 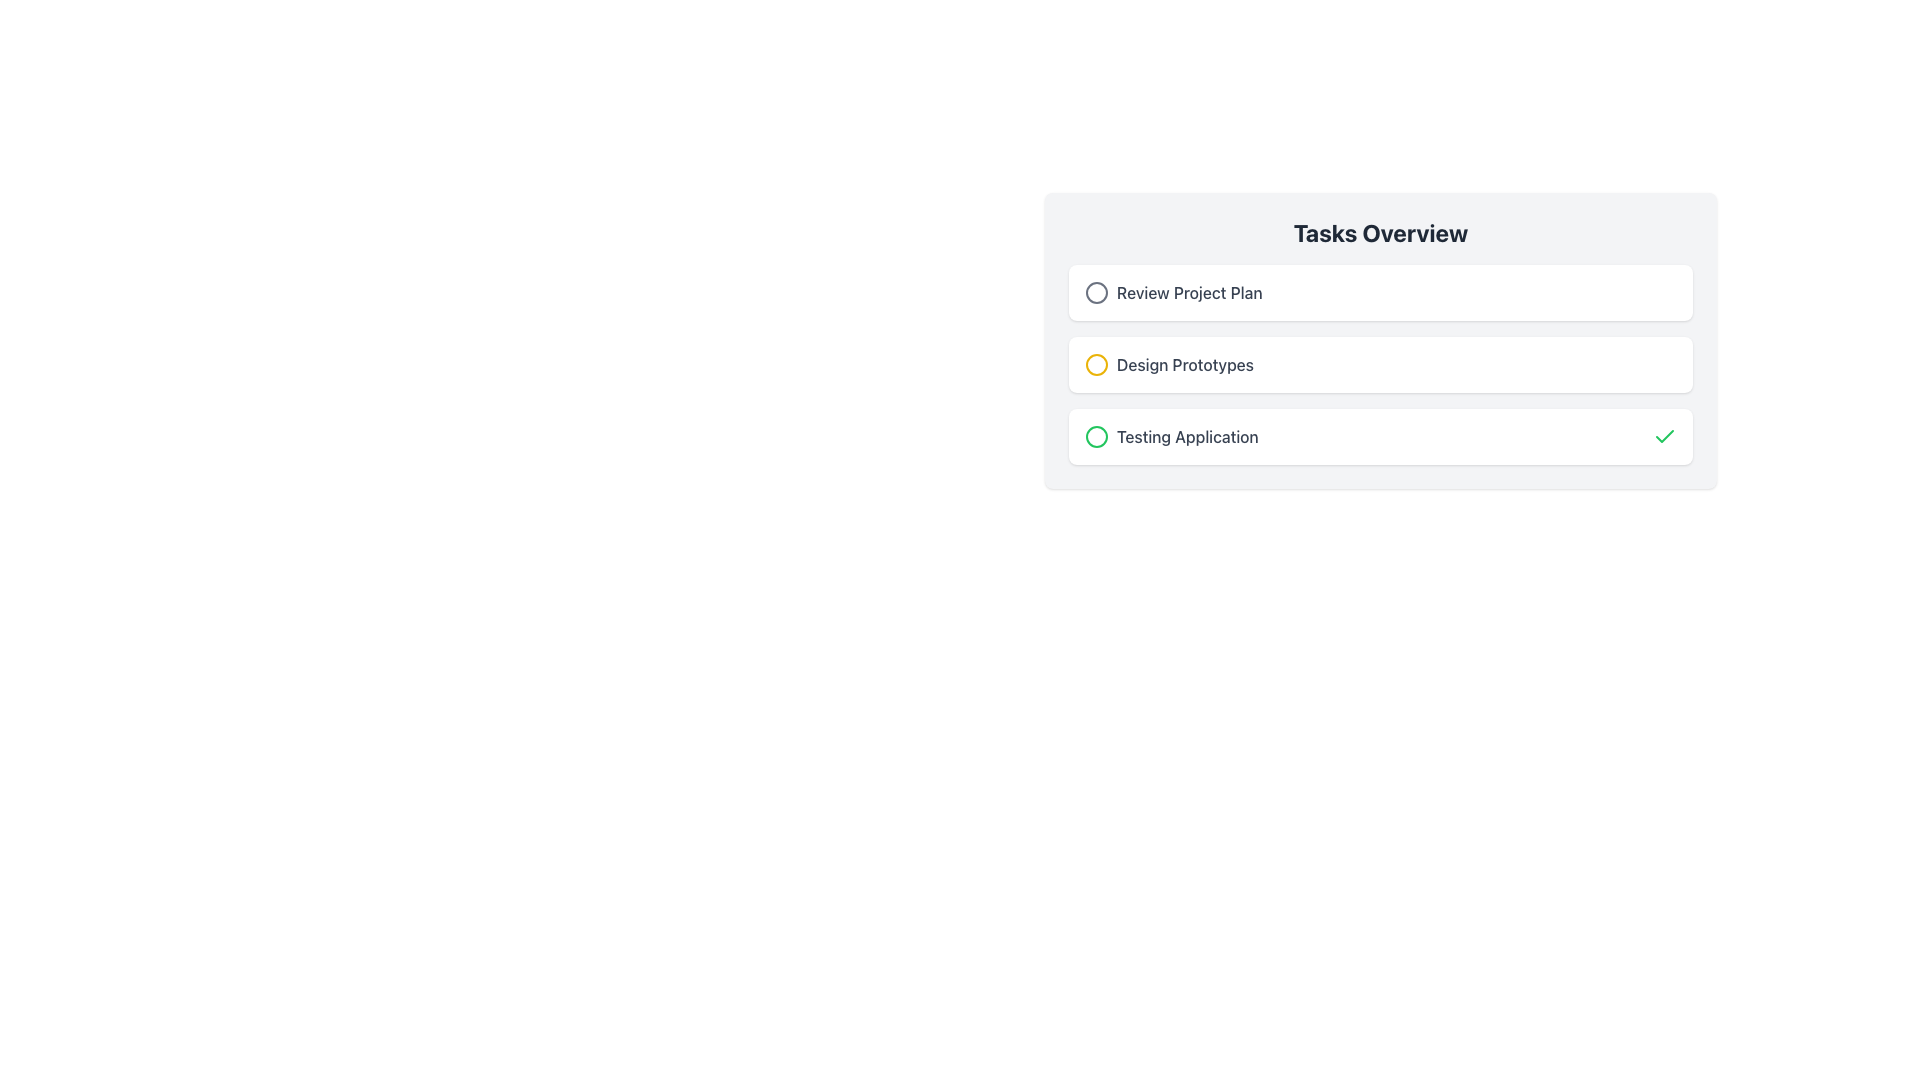 I want to click on the first task item in the 'Tasks Overview' section, which signifies a task to be performed or reviewed, so click(x=1380, y=293).